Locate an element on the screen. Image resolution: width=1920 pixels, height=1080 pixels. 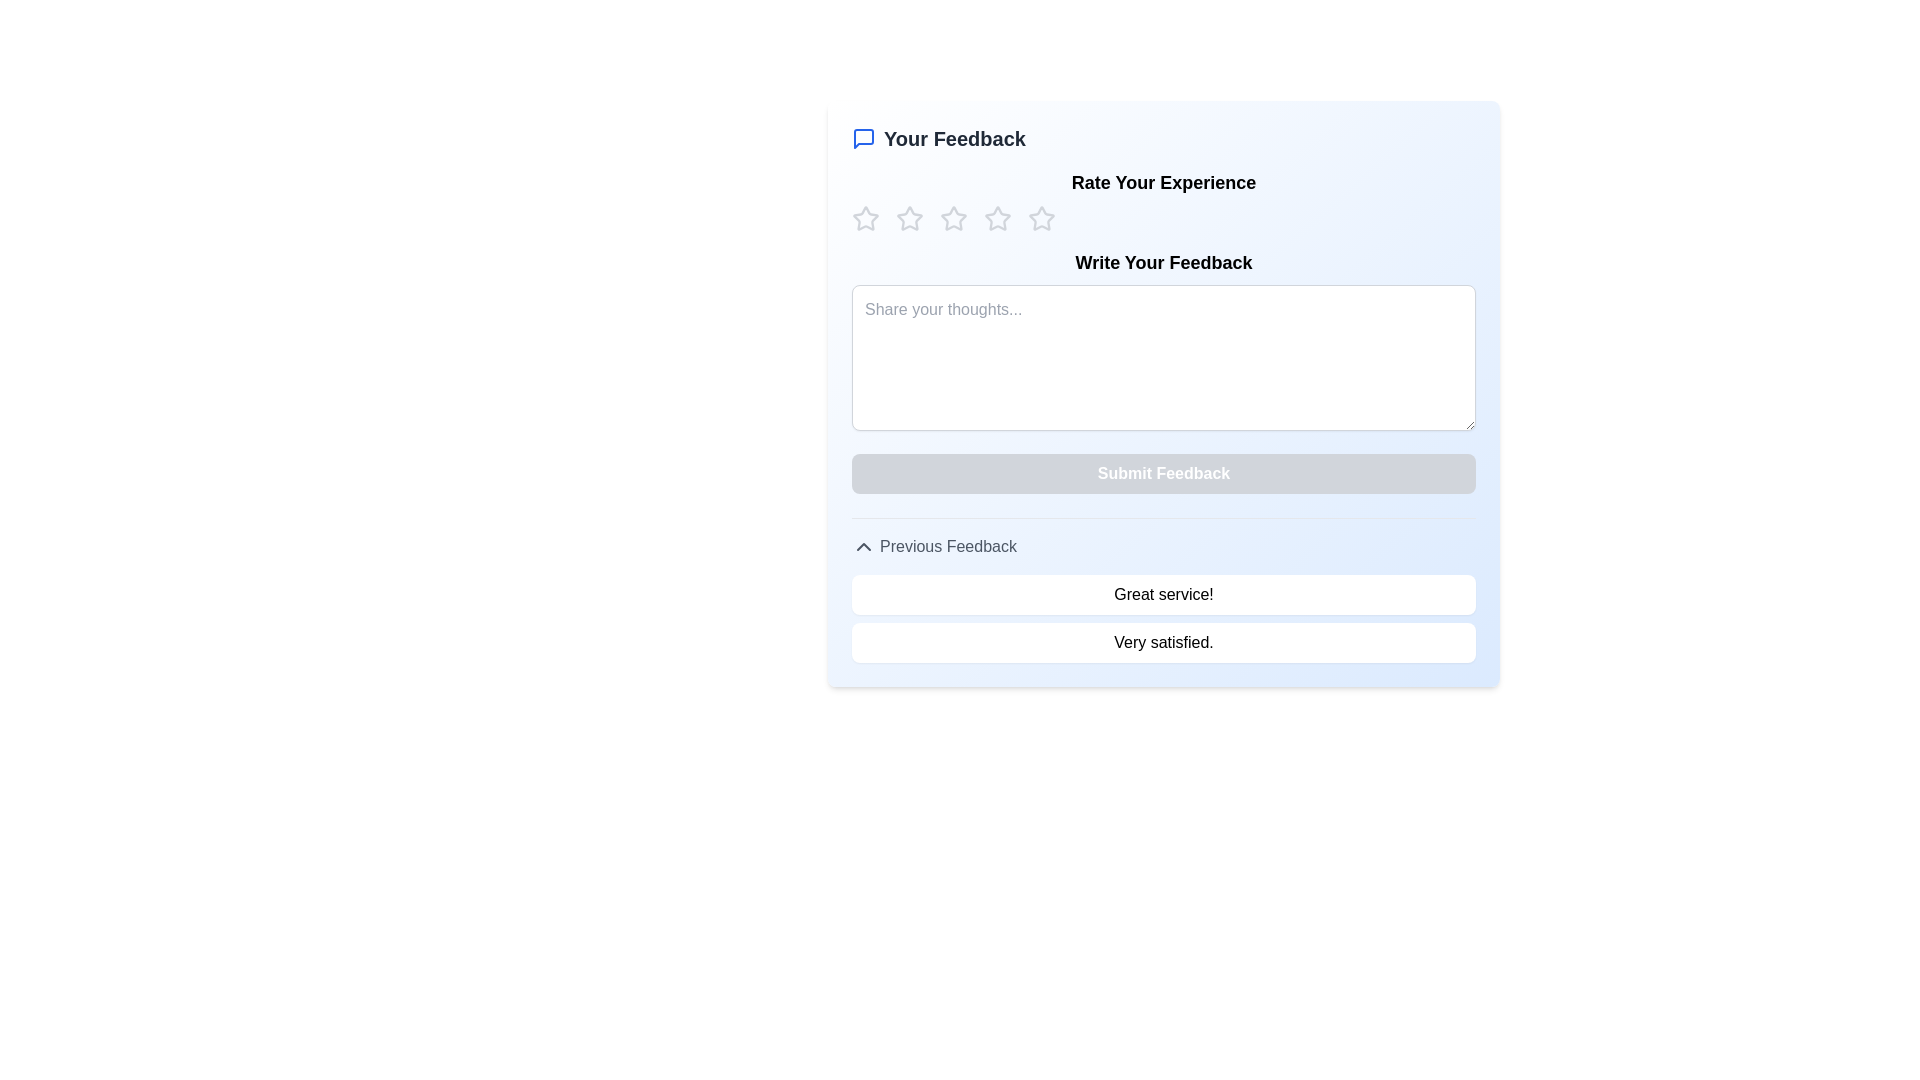
small blue speech bubble icon located on the left side of the header titled 'Your Feedback' for additional information is located at coordinates (864, 137).